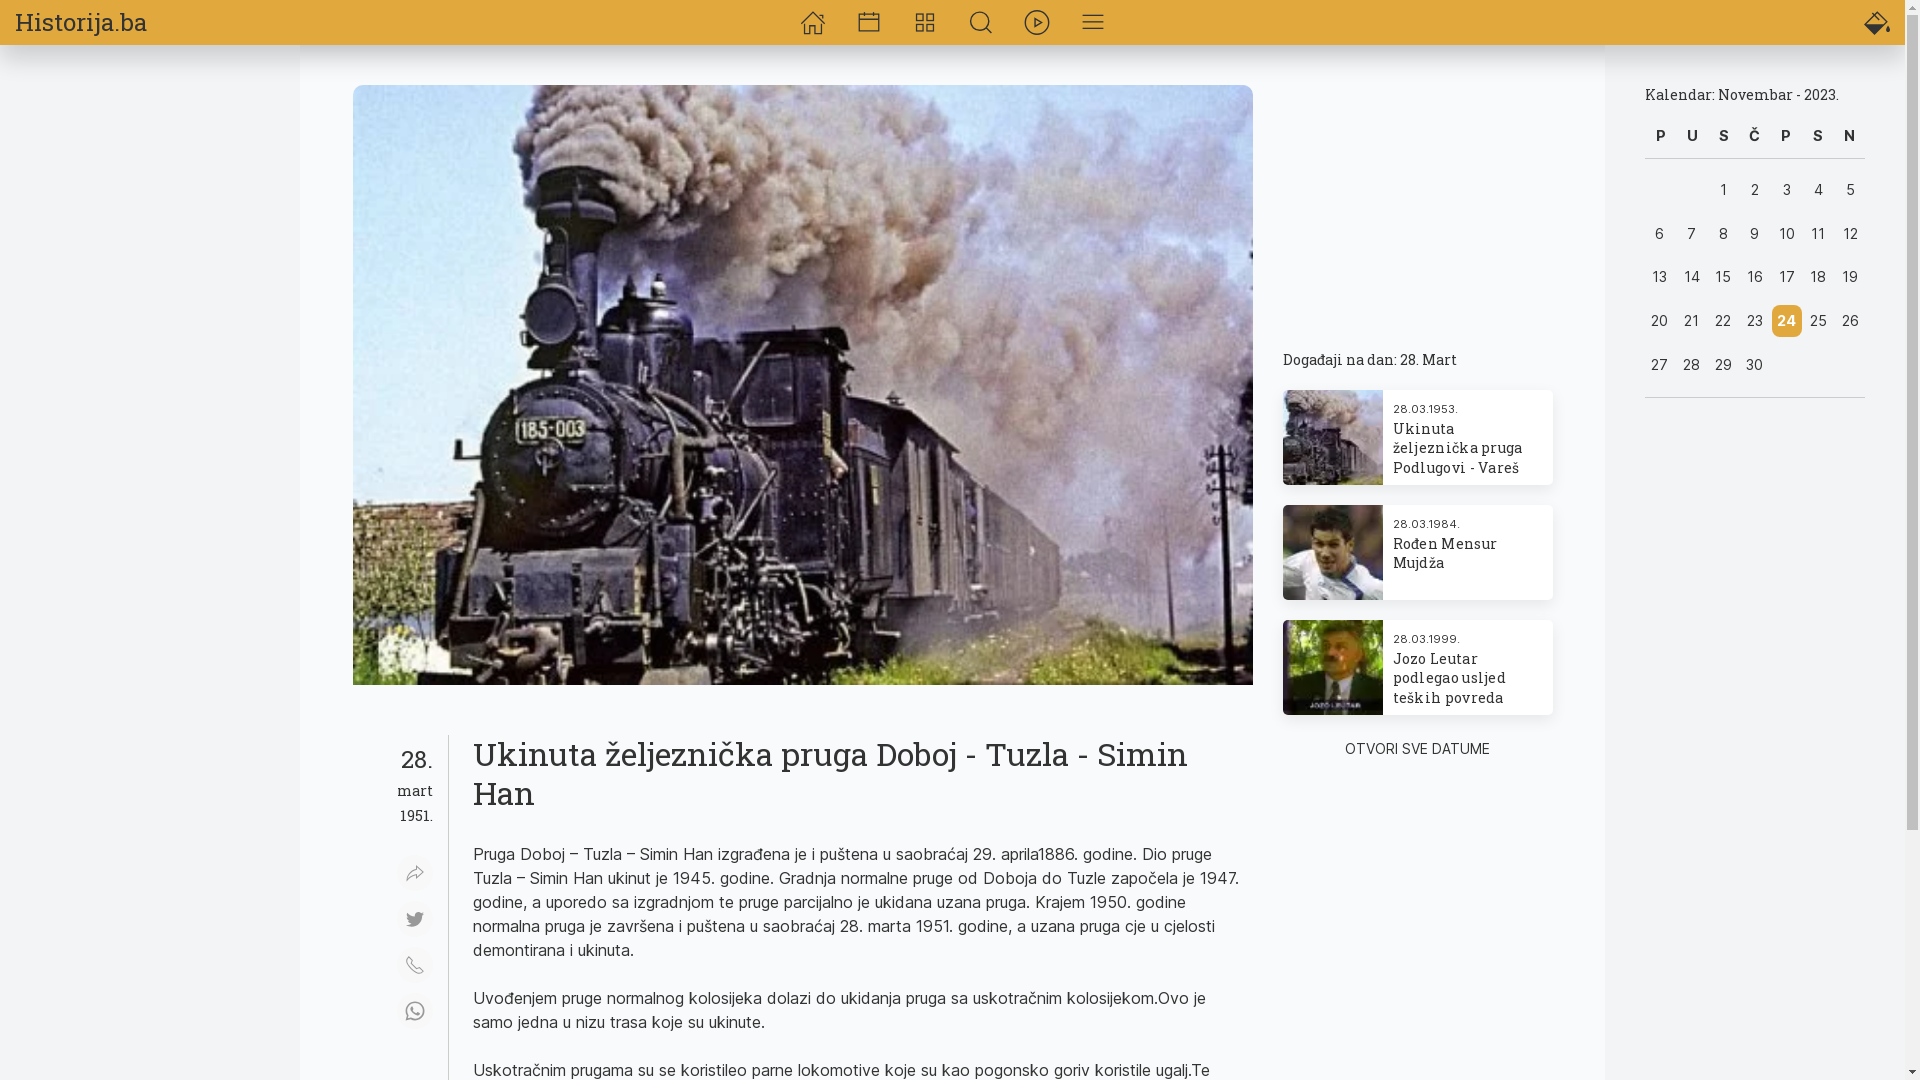  Describe the element at coordinates (1786, 319) in the screenshot. I see `'24'` at that location.